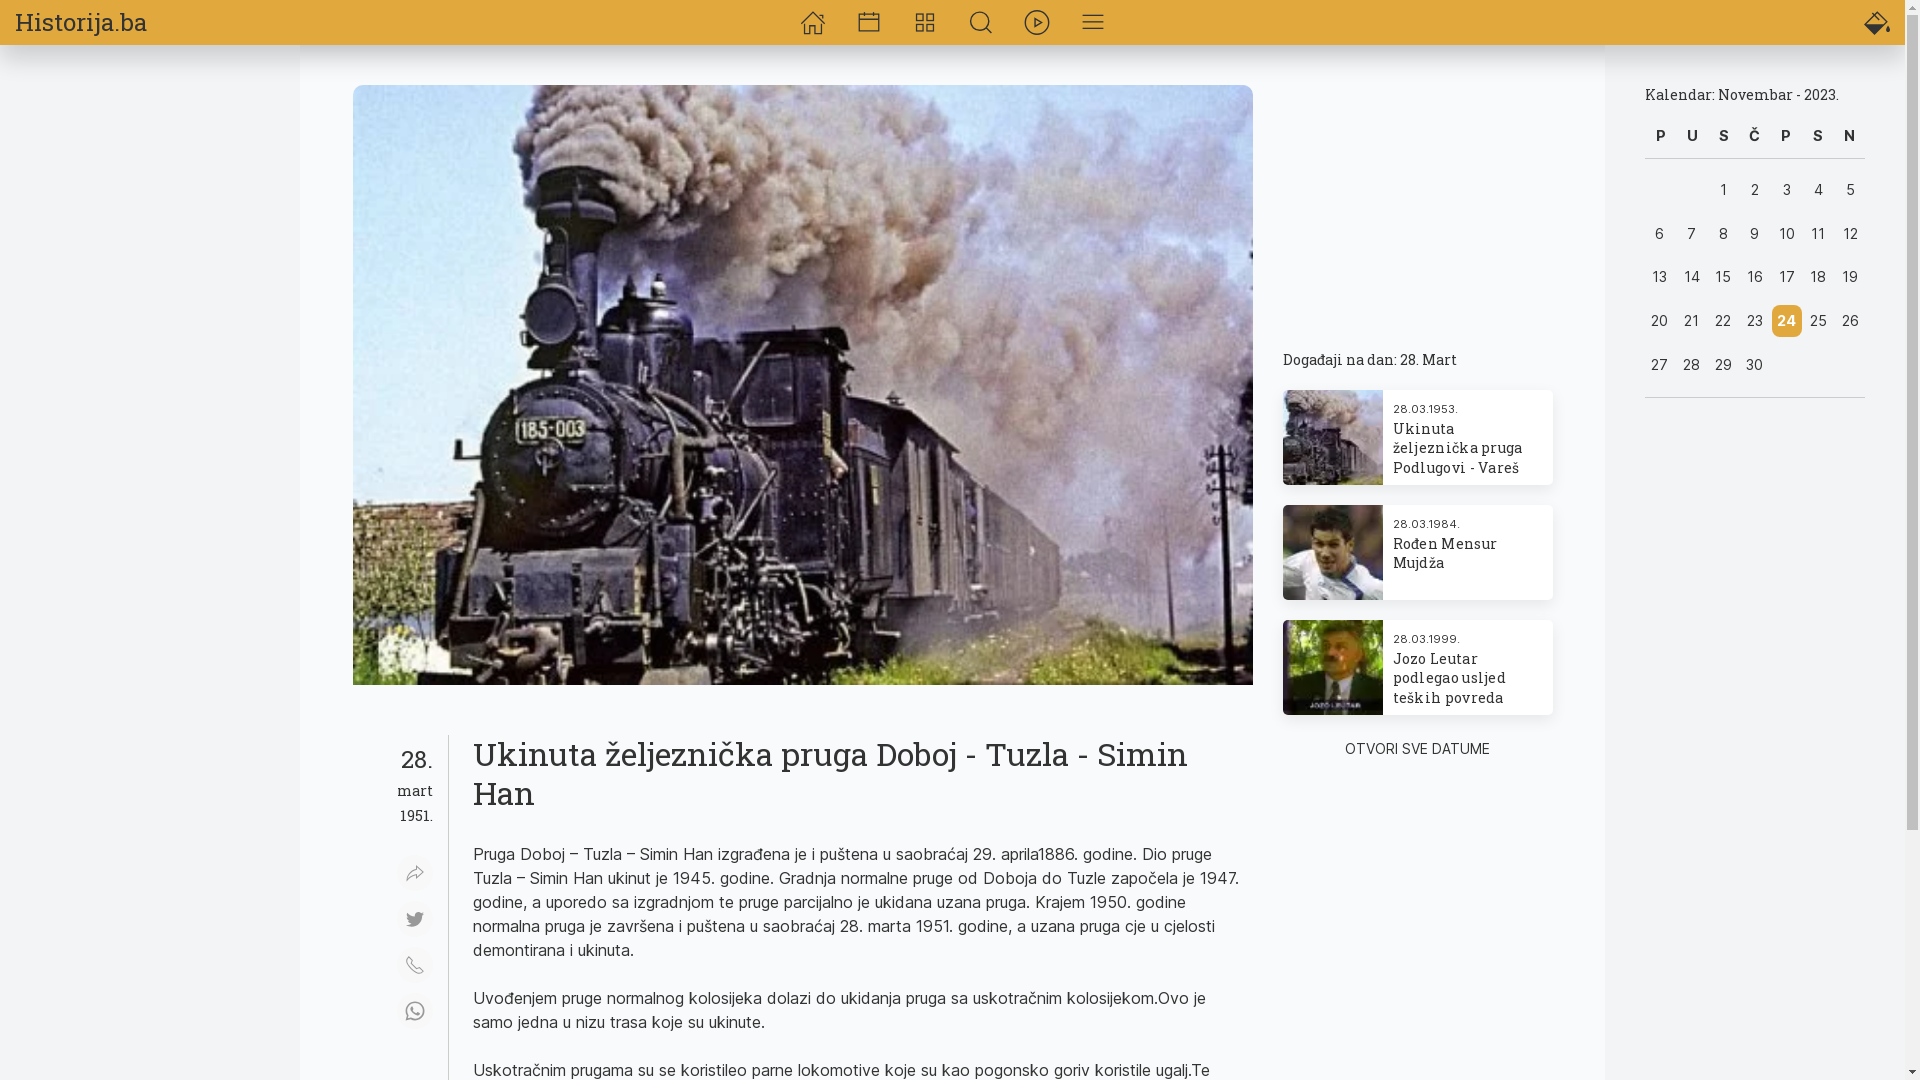  Describe the element at coordinates (1786, 319) in the screenshot. I see `'24'` at that location.